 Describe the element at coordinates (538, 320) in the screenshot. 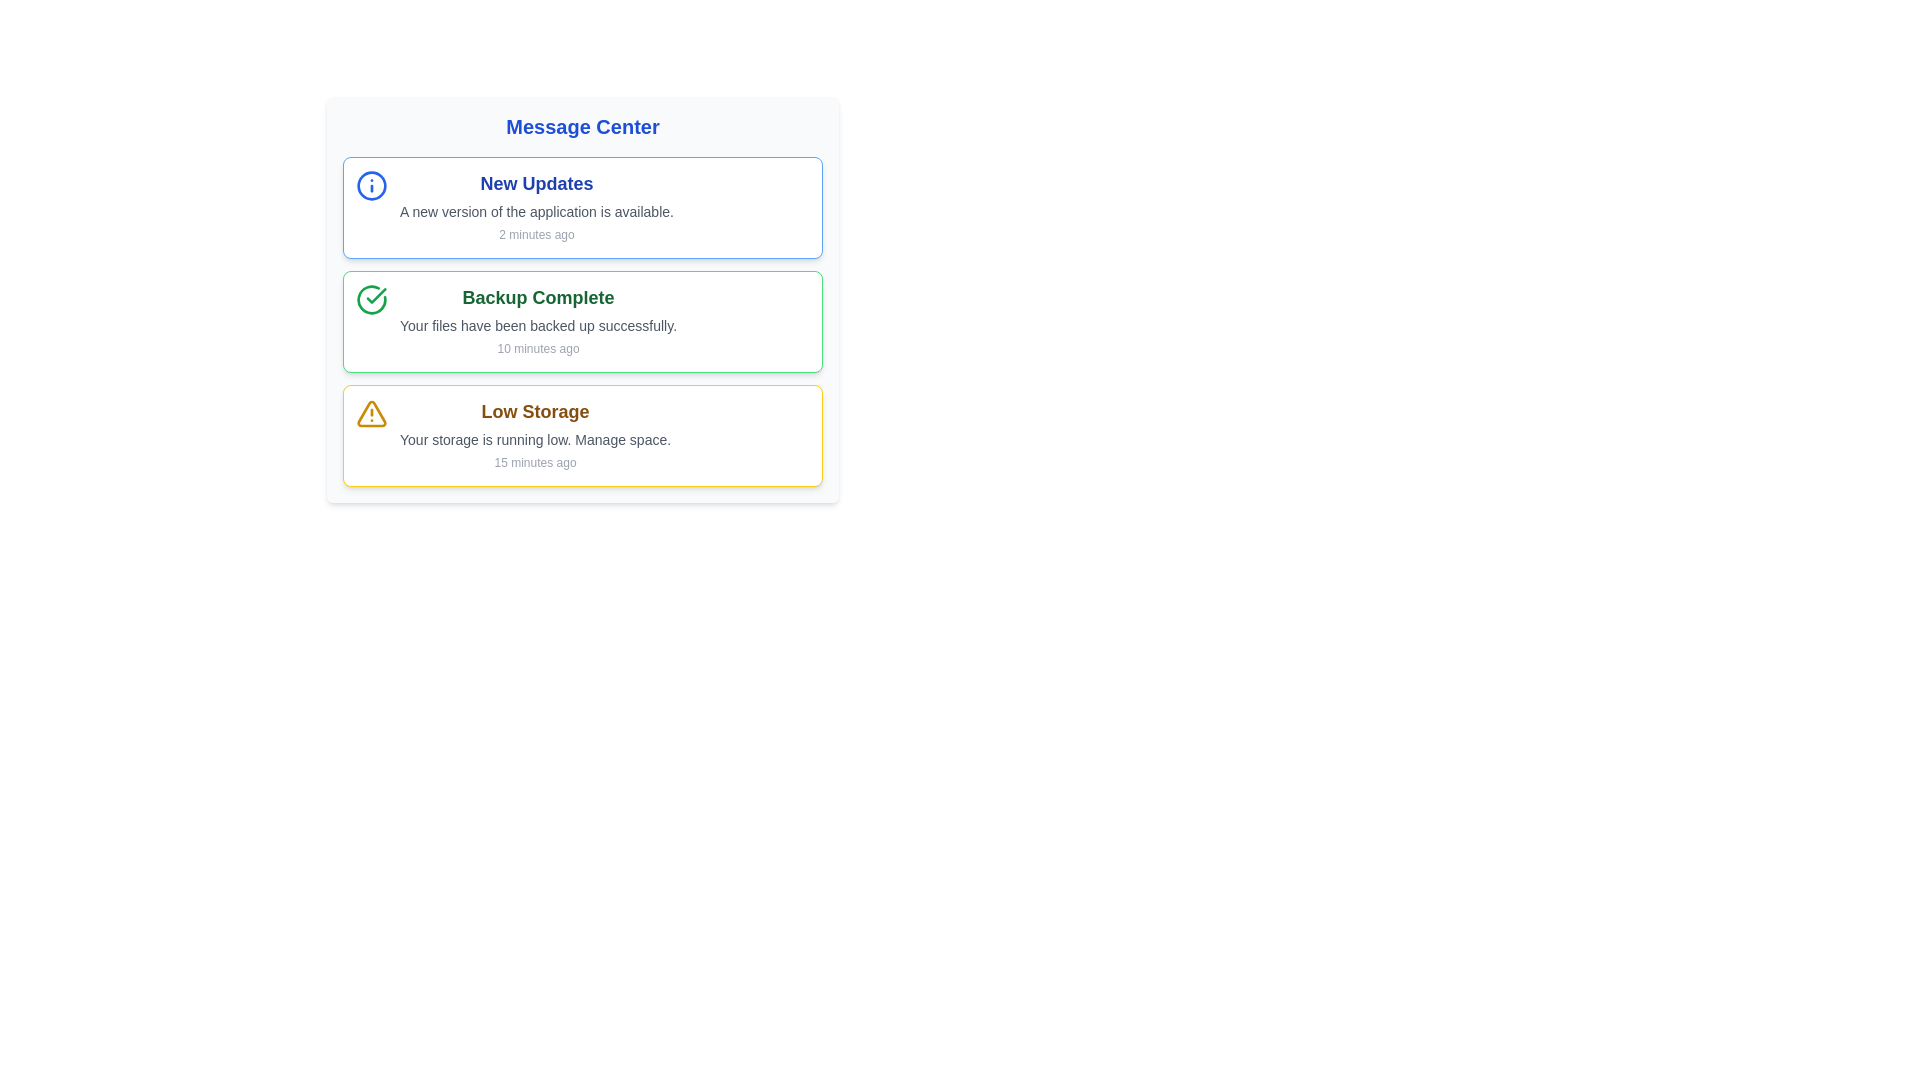

I see `the informational label with the header 'Backup Complete', which is the second notification in the 'Message Center'` at that location.